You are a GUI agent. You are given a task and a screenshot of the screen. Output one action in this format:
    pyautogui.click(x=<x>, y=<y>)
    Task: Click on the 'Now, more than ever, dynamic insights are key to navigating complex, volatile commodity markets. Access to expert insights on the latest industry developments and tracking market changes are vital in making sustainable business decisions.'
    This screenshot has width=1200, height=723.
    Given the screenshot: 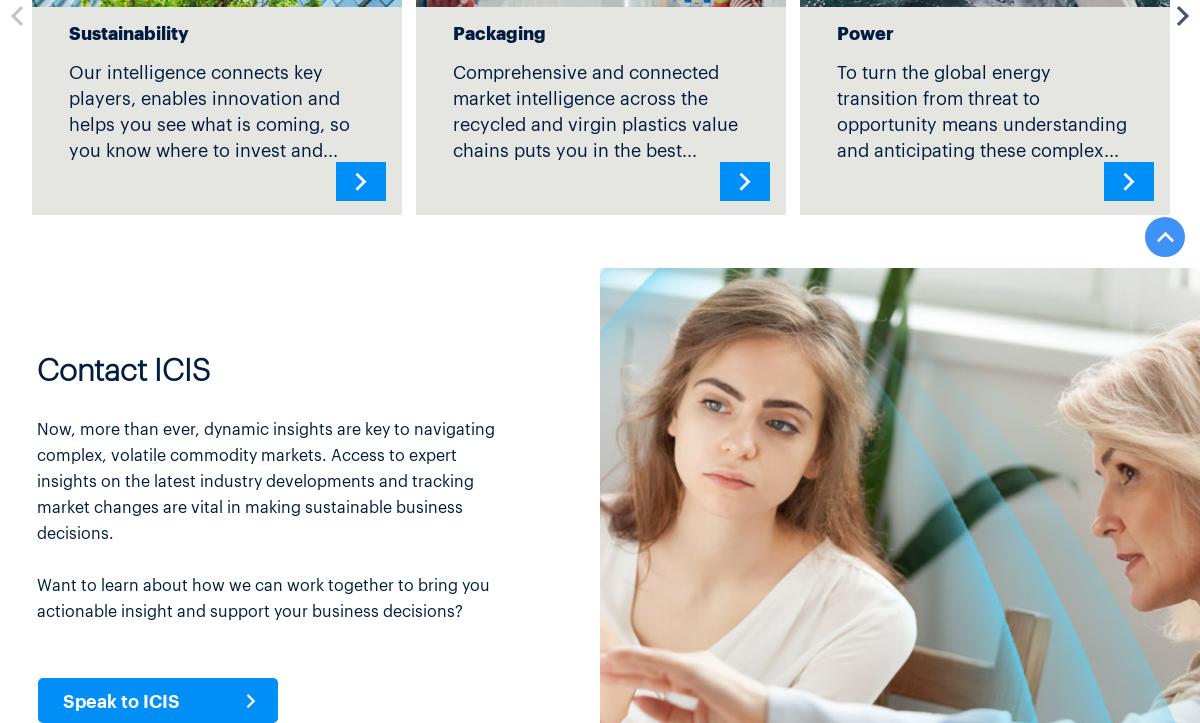 What is the action you would take?
    pyautogui.click(x=36, y=479)
    